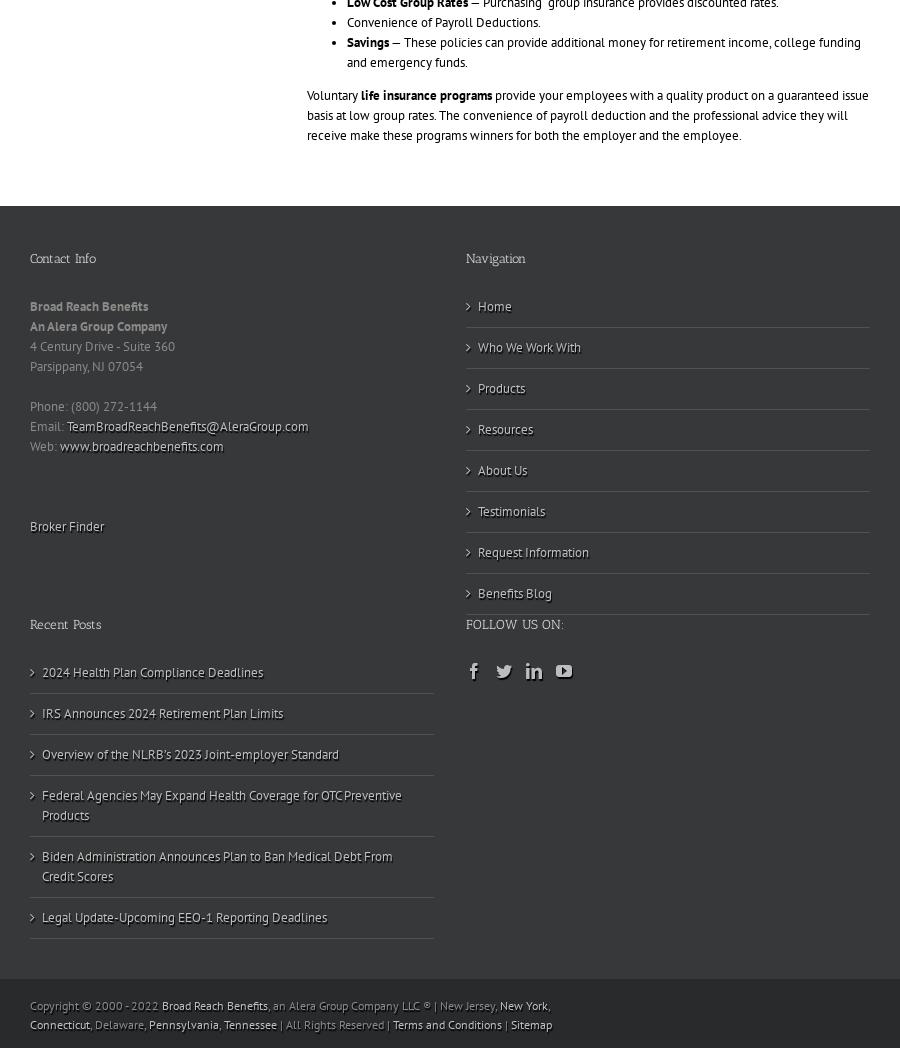 The height and width of the screenshot is (1048, 900). What do you see at coordinates (494, 305) in the screenshot?
I see `'Home'` at bounding box center [494, 305].